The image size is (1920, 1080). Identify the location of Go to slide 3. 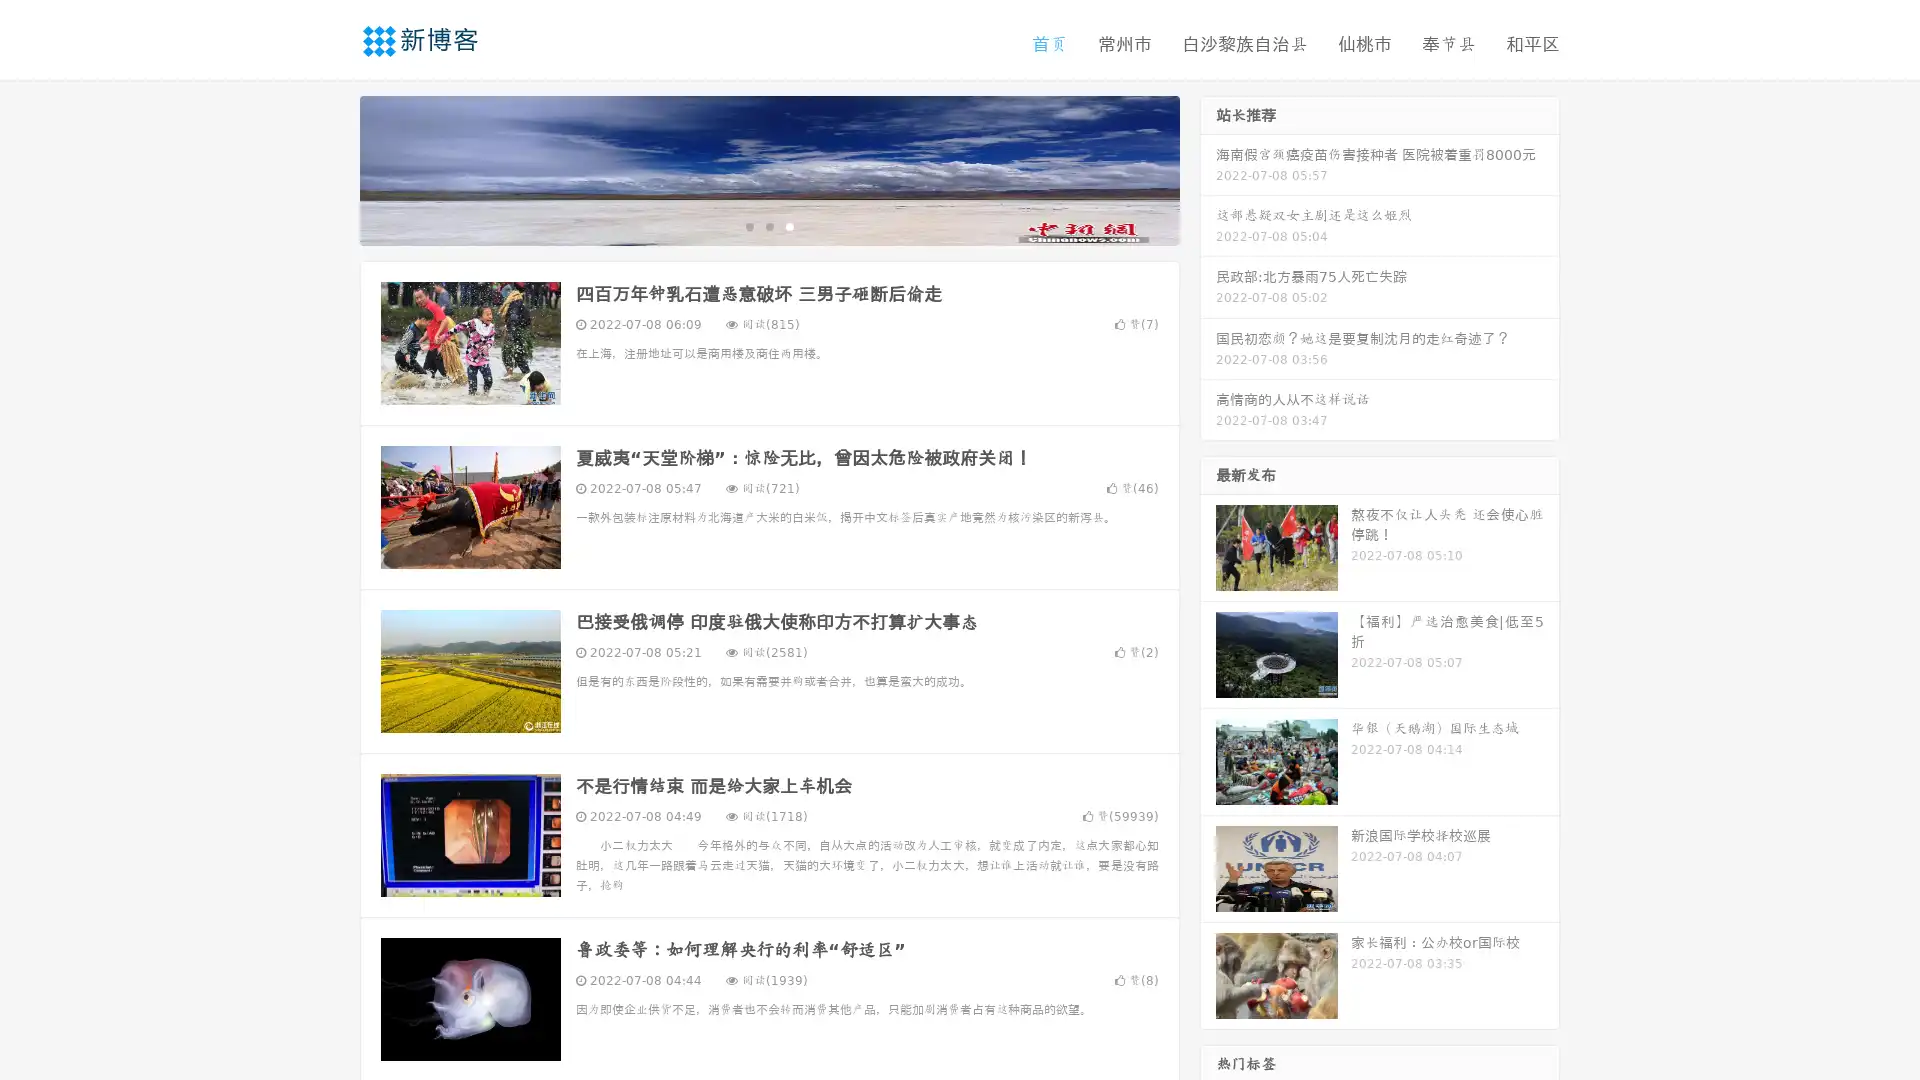
(789, 225).